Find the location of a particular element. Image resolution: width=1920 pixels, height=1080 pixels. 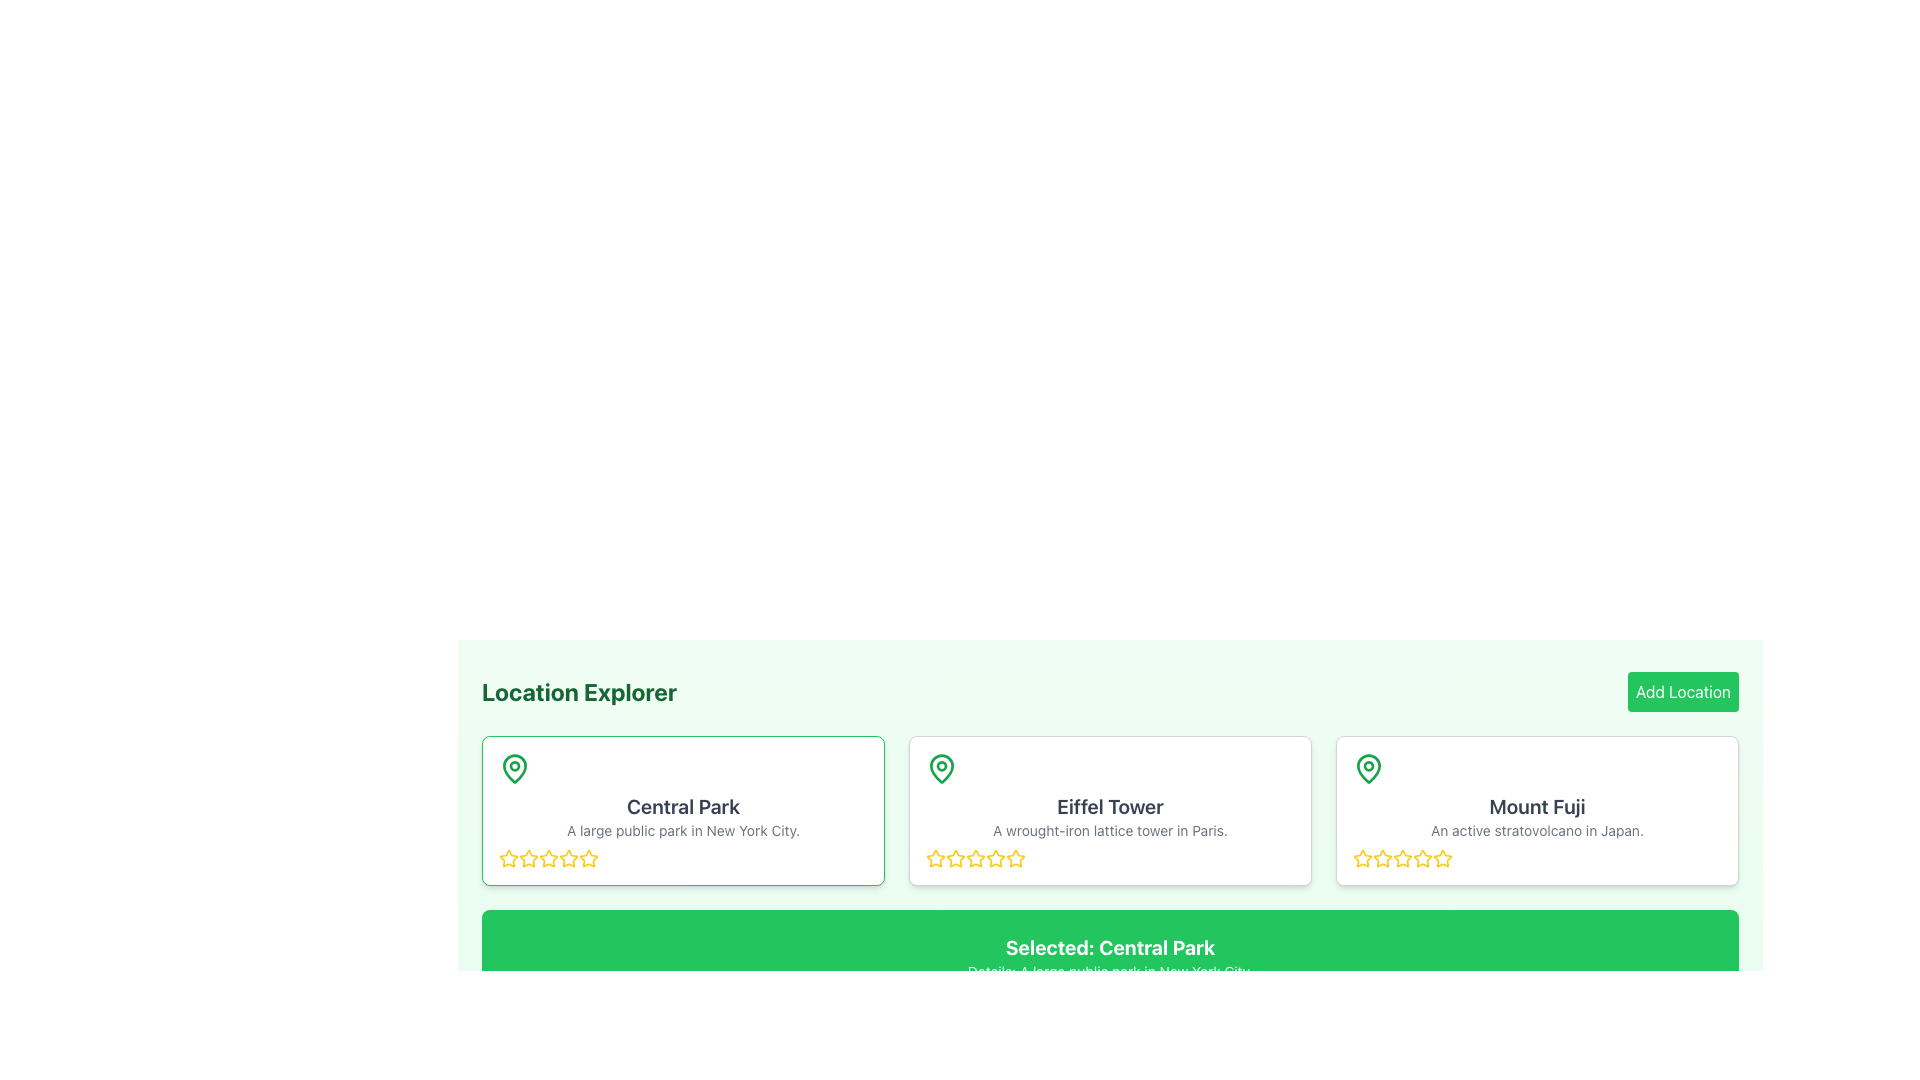

the fourth gold-colored star icon with a hollow center in the rating system, located below the 'Eiffel Tower' card in the 'Location Explorer' section is located at coordinates (975, 858).